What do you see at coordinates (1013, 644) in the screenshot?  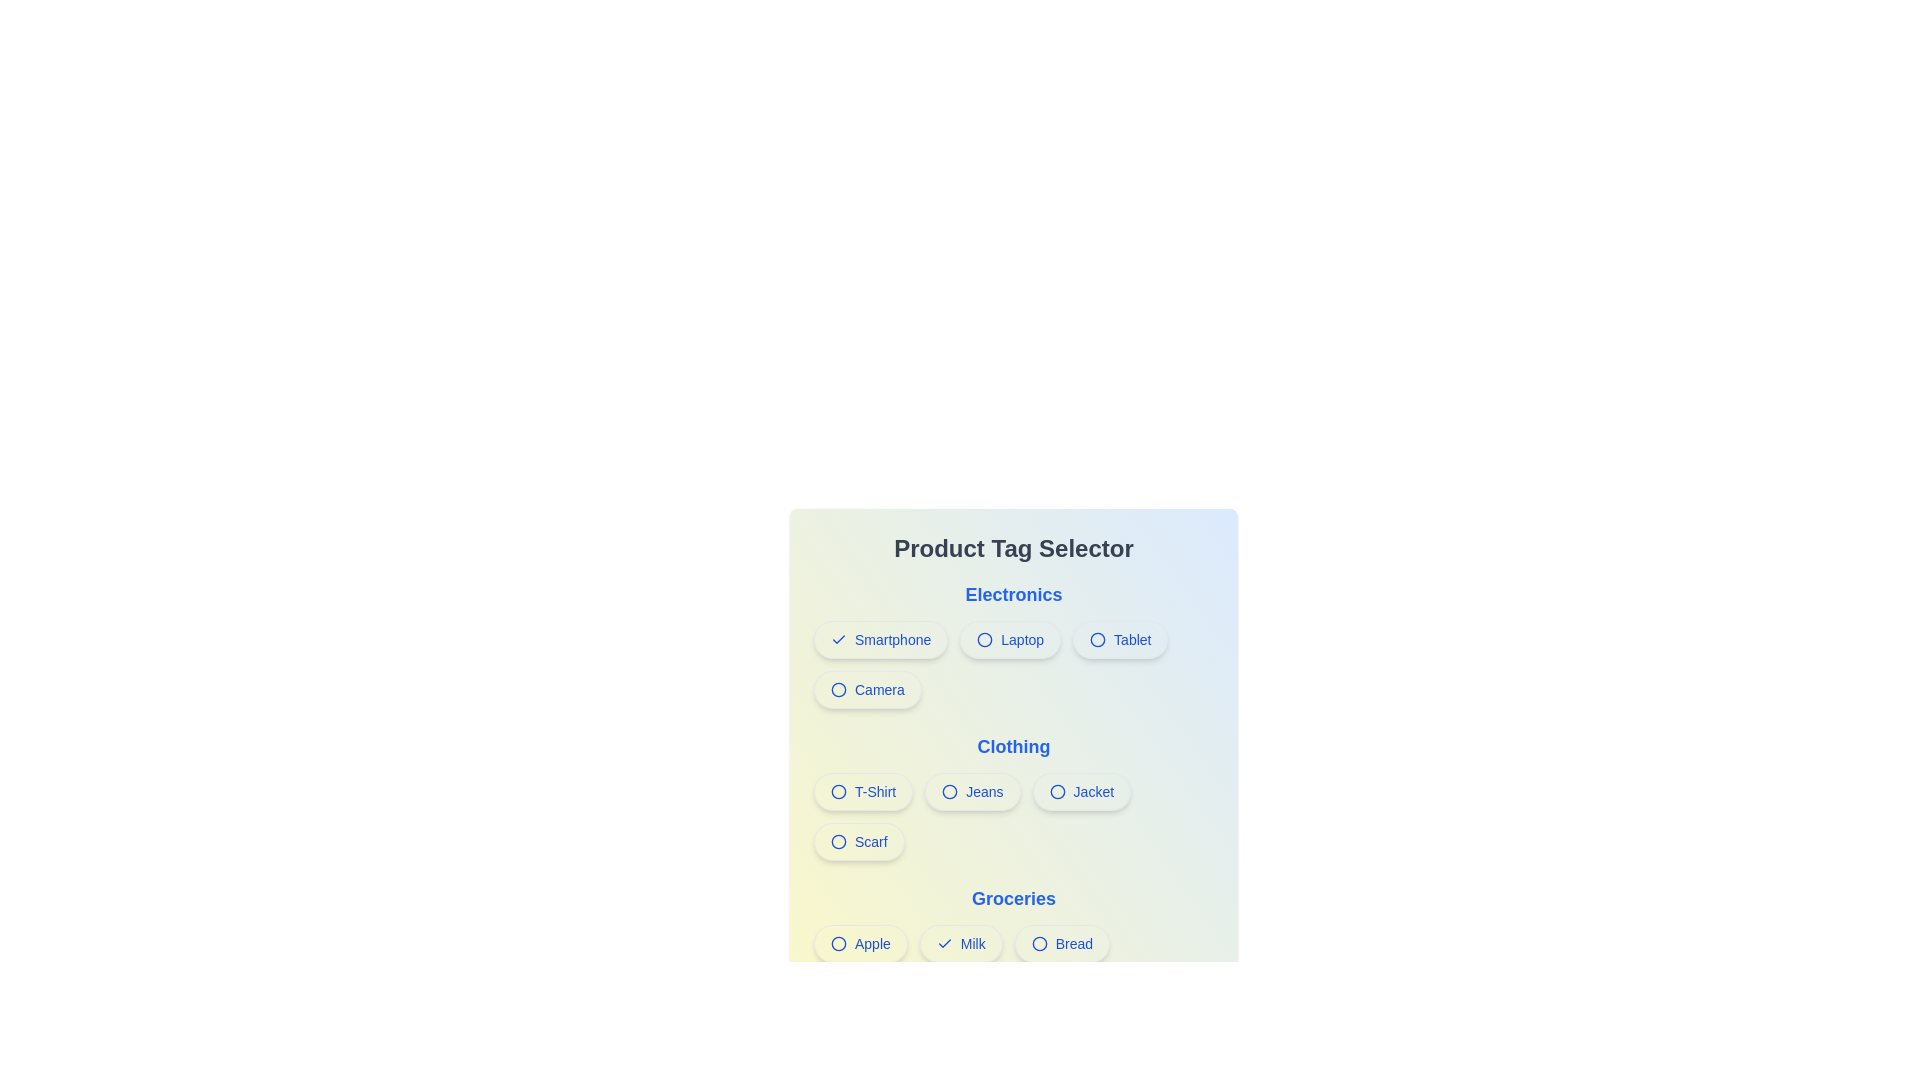 I see `the 'Laptop' category button, which is the second option in a list of four under the 'Electronics' category` at bounding box center [1013, 644].